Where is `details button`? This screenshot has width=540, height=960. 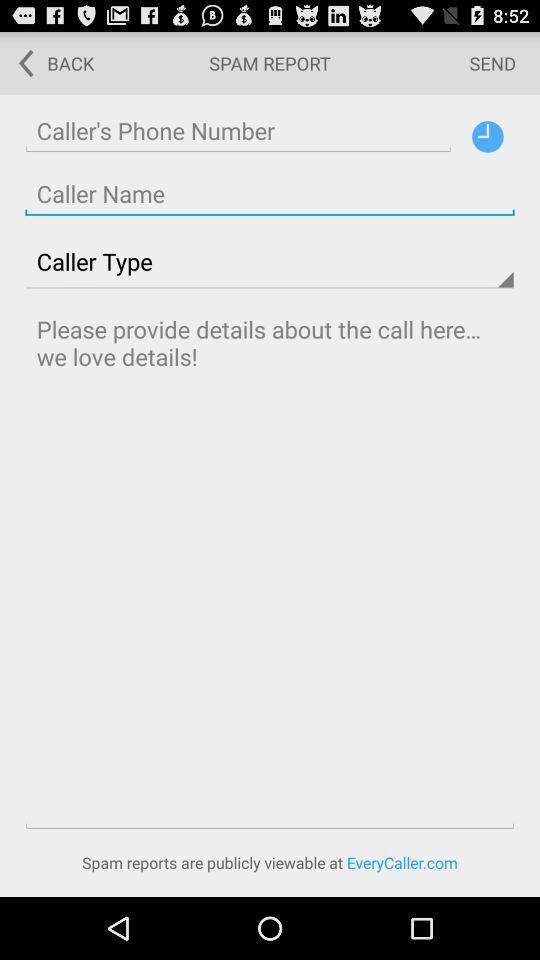
details button is located at coordinates (486, 135).